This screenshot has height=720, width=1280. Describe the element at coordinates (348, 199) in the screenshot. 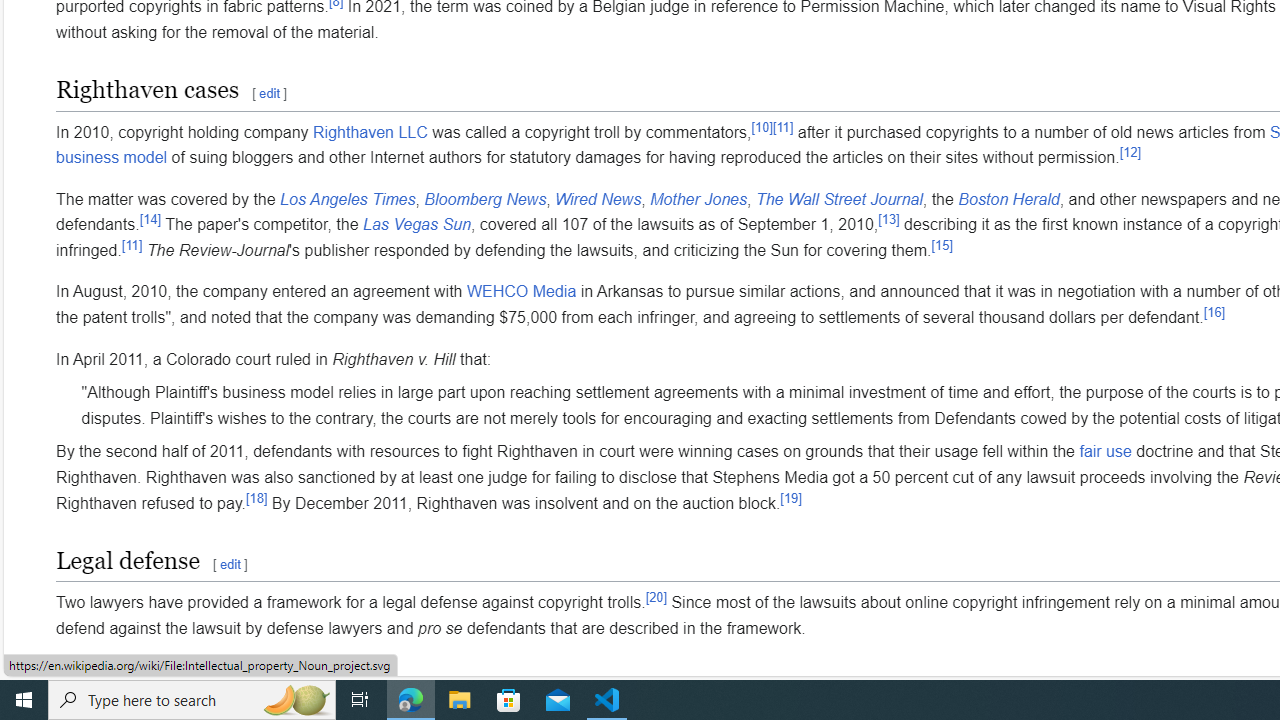

I see `'Los Angeles Times'` at that location.